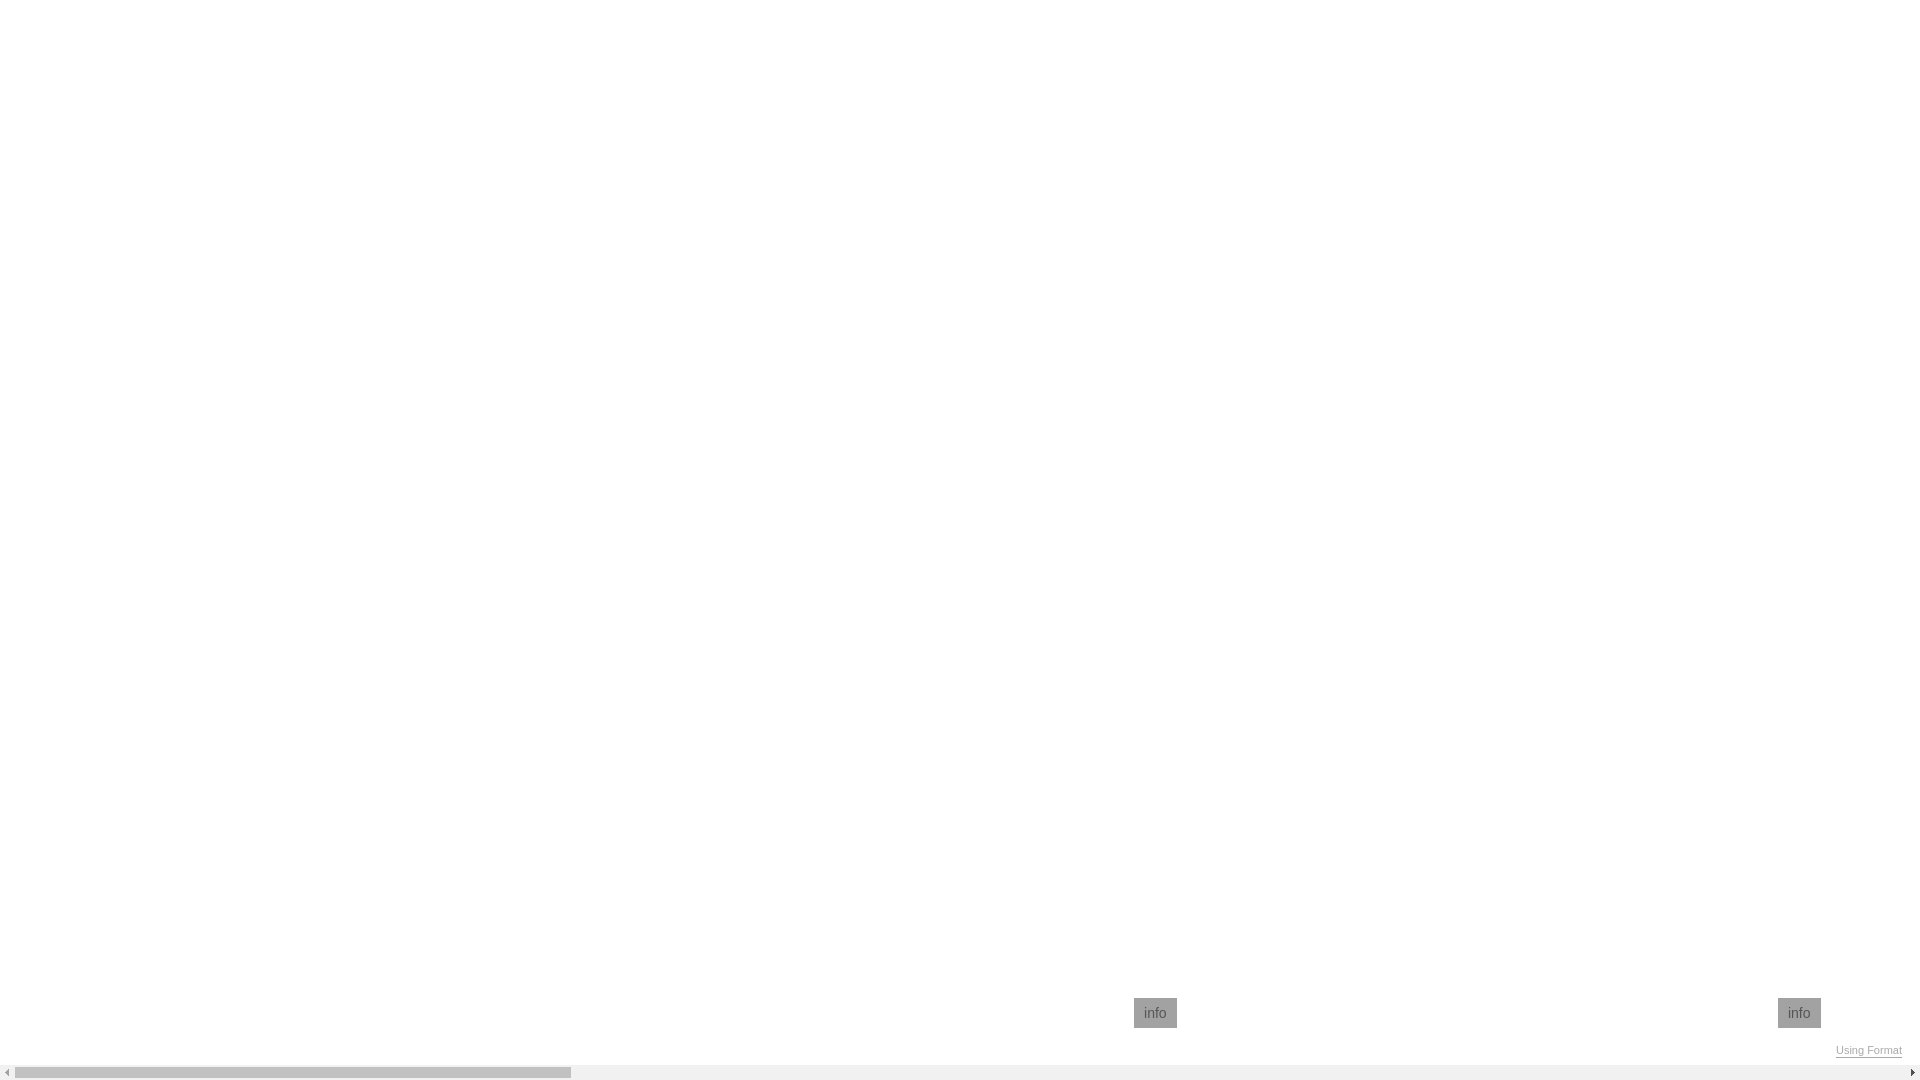 This screenshot has width=1920, height=1080. What do you see at coordinates (1133, 1013) in the screenshot?
I see `'info'` at bounding box center [1133, 1013].